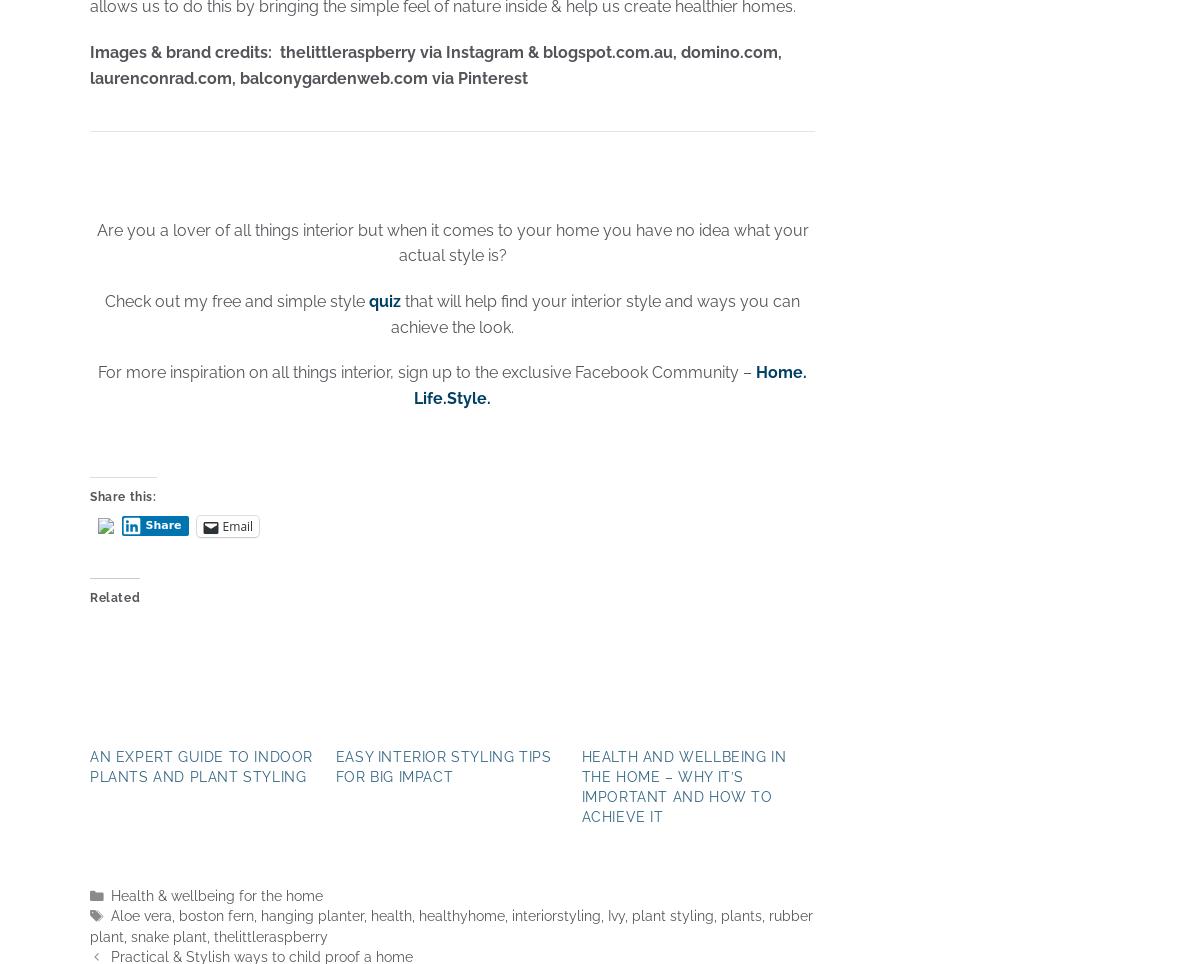 The height and width of the screenshot is (964, 1200). What do you see at coordinates (720, 914) in the screenshot?
I see `'plants'` at bounding box center [720, 914].